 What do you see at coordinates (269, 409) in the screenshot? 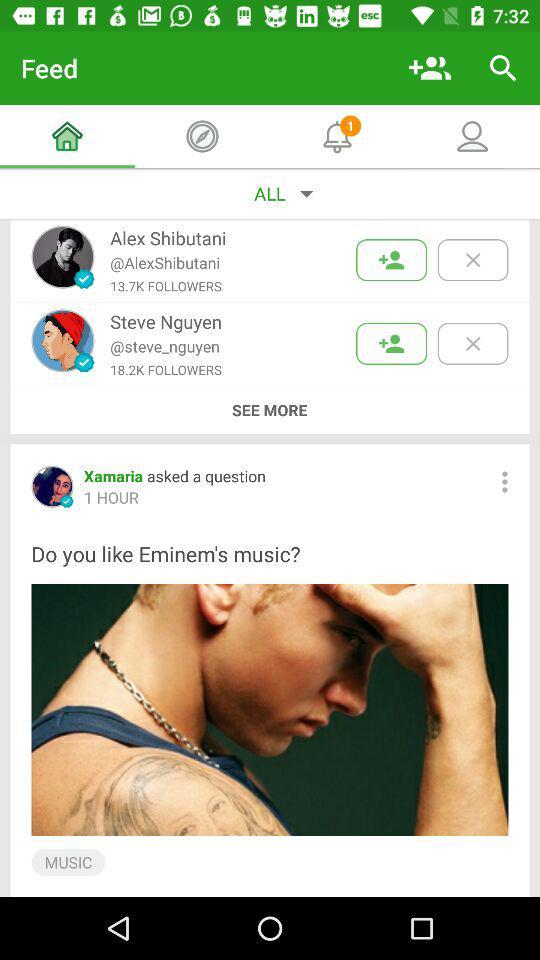
I see `see more` at bounding box center [269, 409].